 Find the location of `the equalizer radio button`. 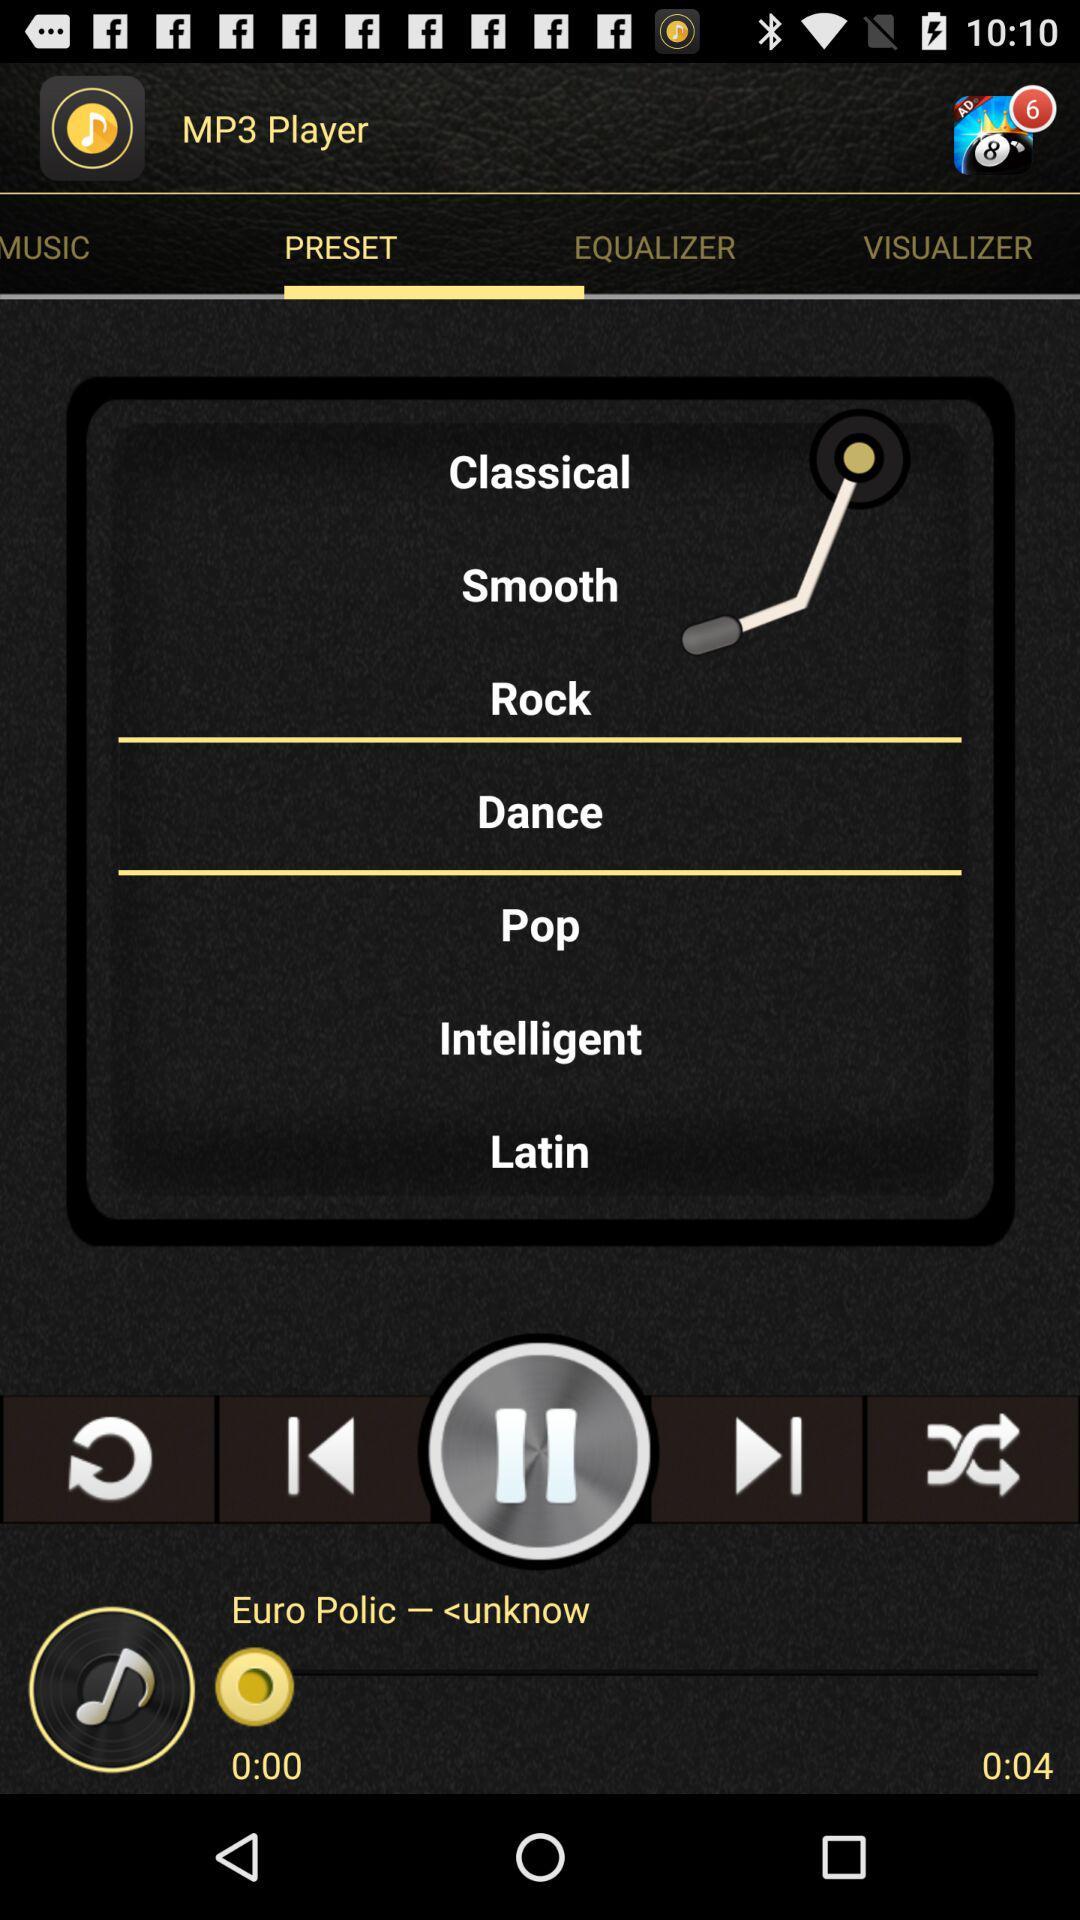

the equalizer radio button is located at coordinates (723, 245).